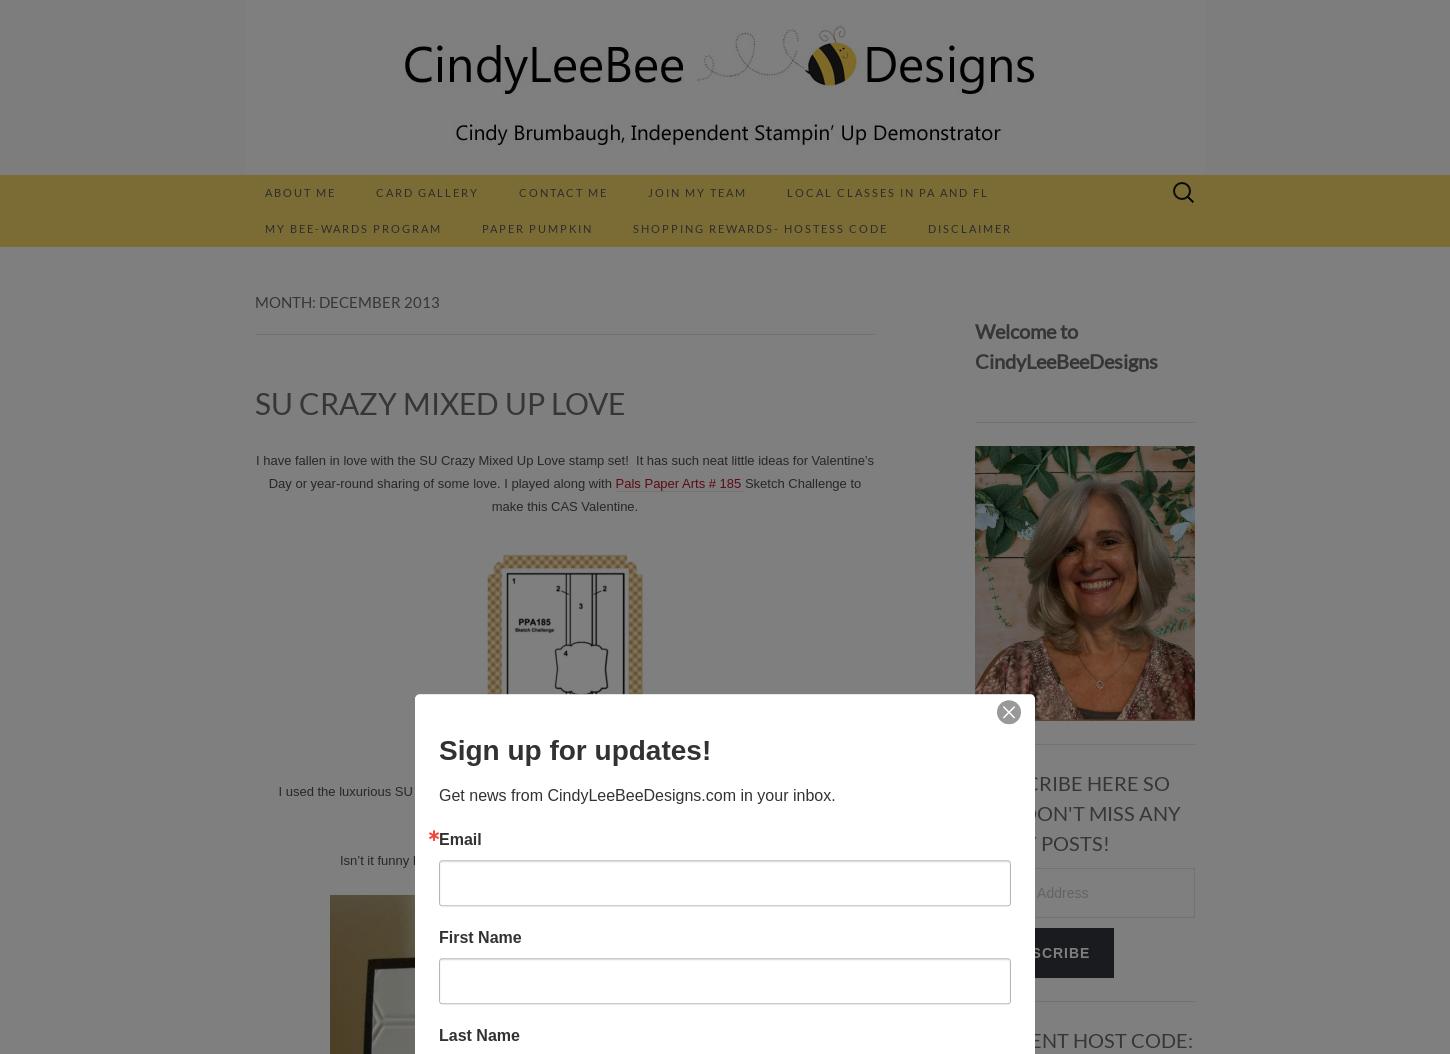  Describe the element at coordinates (674, 493) in the screenshot. I see `'Sketch Challenge to make this CAS Valentine.'` at that location.